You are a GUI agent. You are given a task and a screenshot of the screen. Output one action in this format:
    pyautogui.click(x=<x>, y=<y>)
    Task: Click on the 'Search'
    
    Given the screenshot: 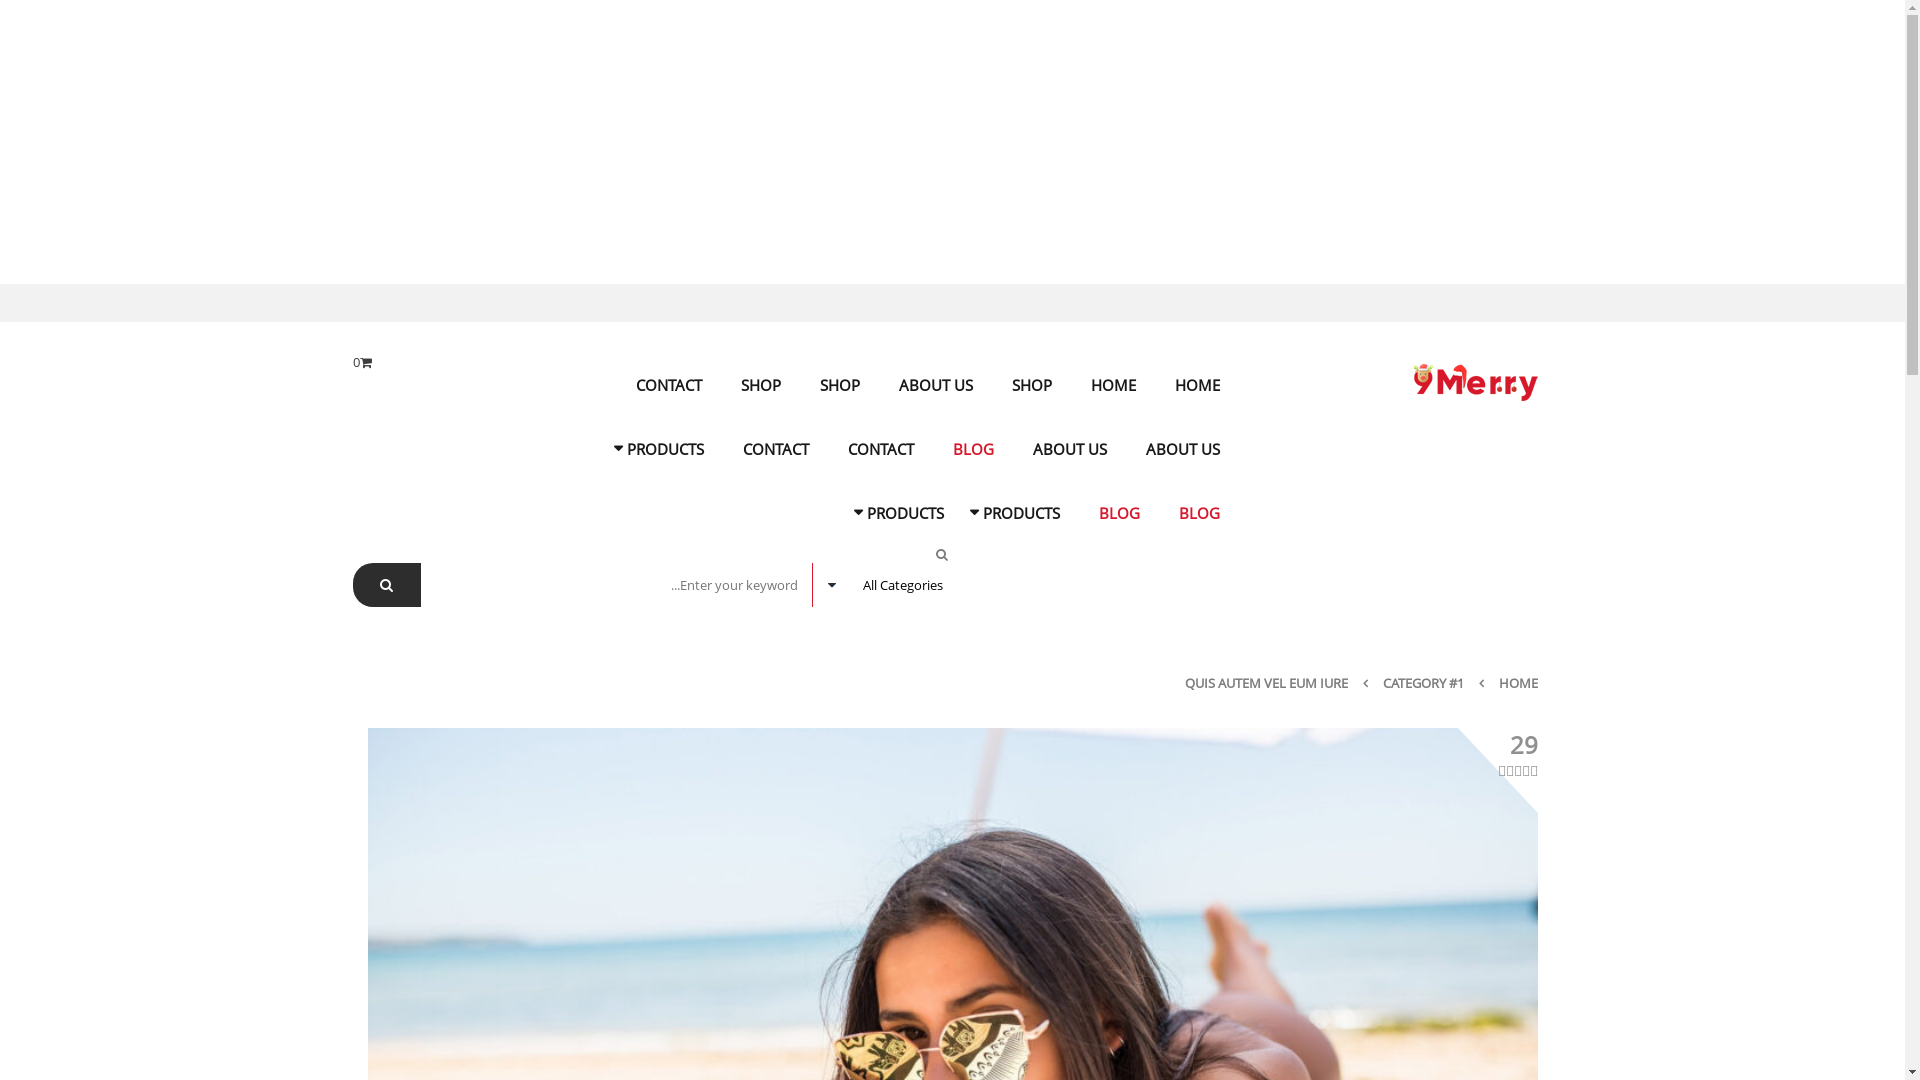 What is the action you would take?
    pyautogui.click(x=385, y=585)
    